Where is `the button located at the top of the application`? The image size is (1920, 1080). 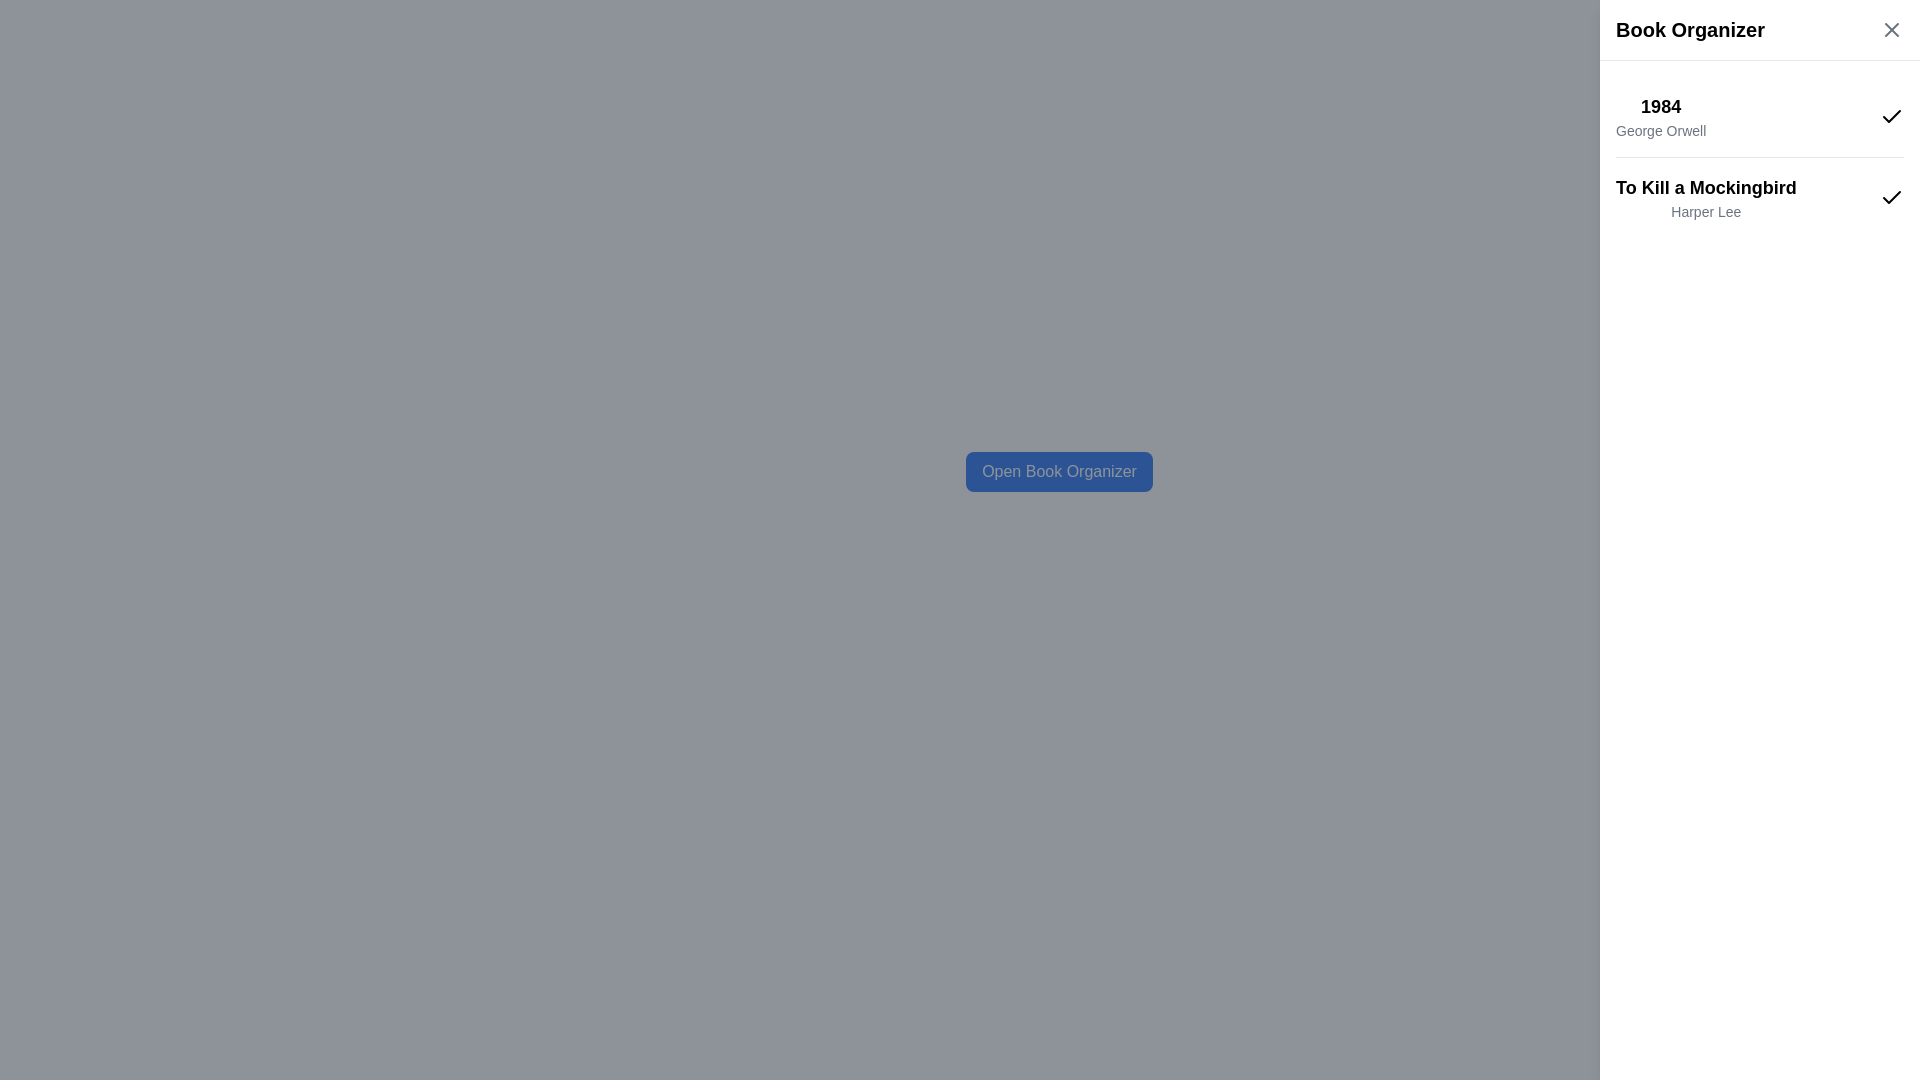
the button located at the top of the application is located at coordinates (1058, 471).